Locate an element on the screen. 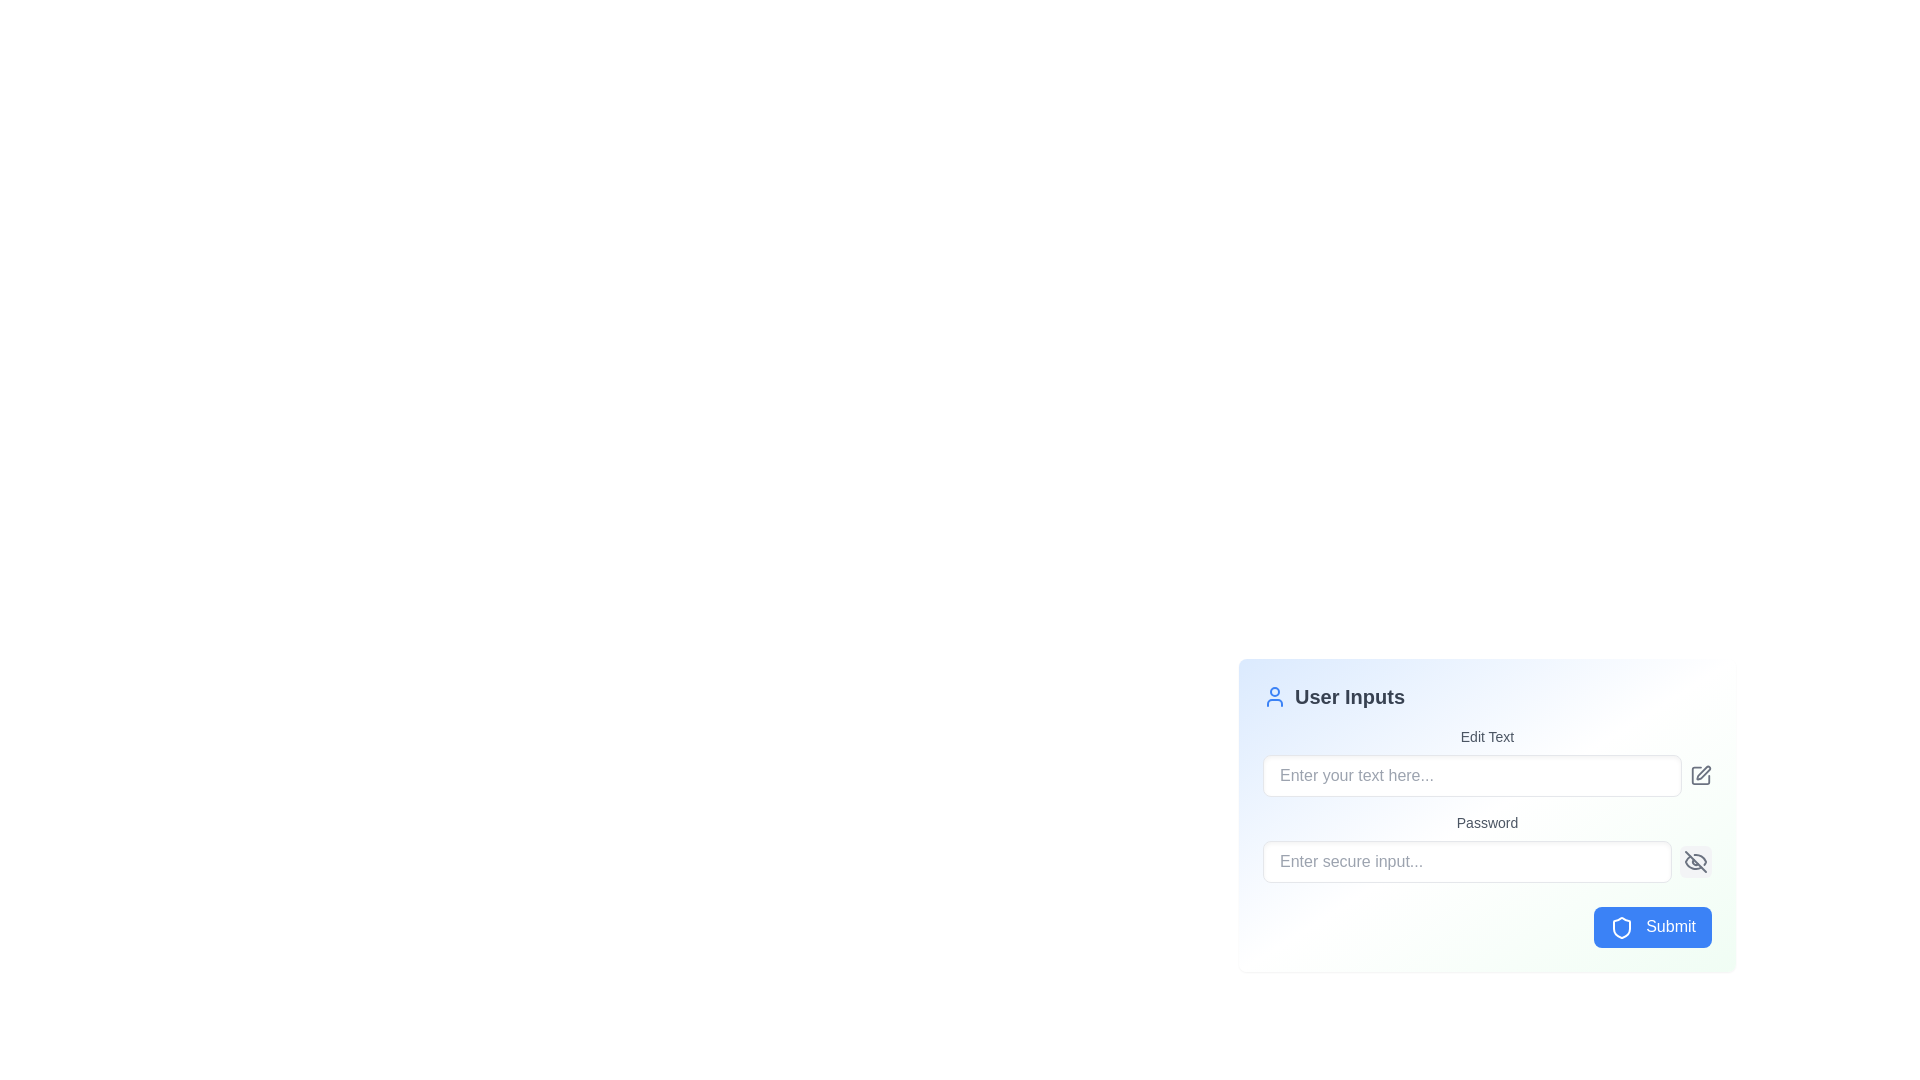 The width and height of the screenshot is (1920, 1080). the button located to the right of the 'Password' input field in the 'User Inputs' form is located at coordinates (1694, 860).